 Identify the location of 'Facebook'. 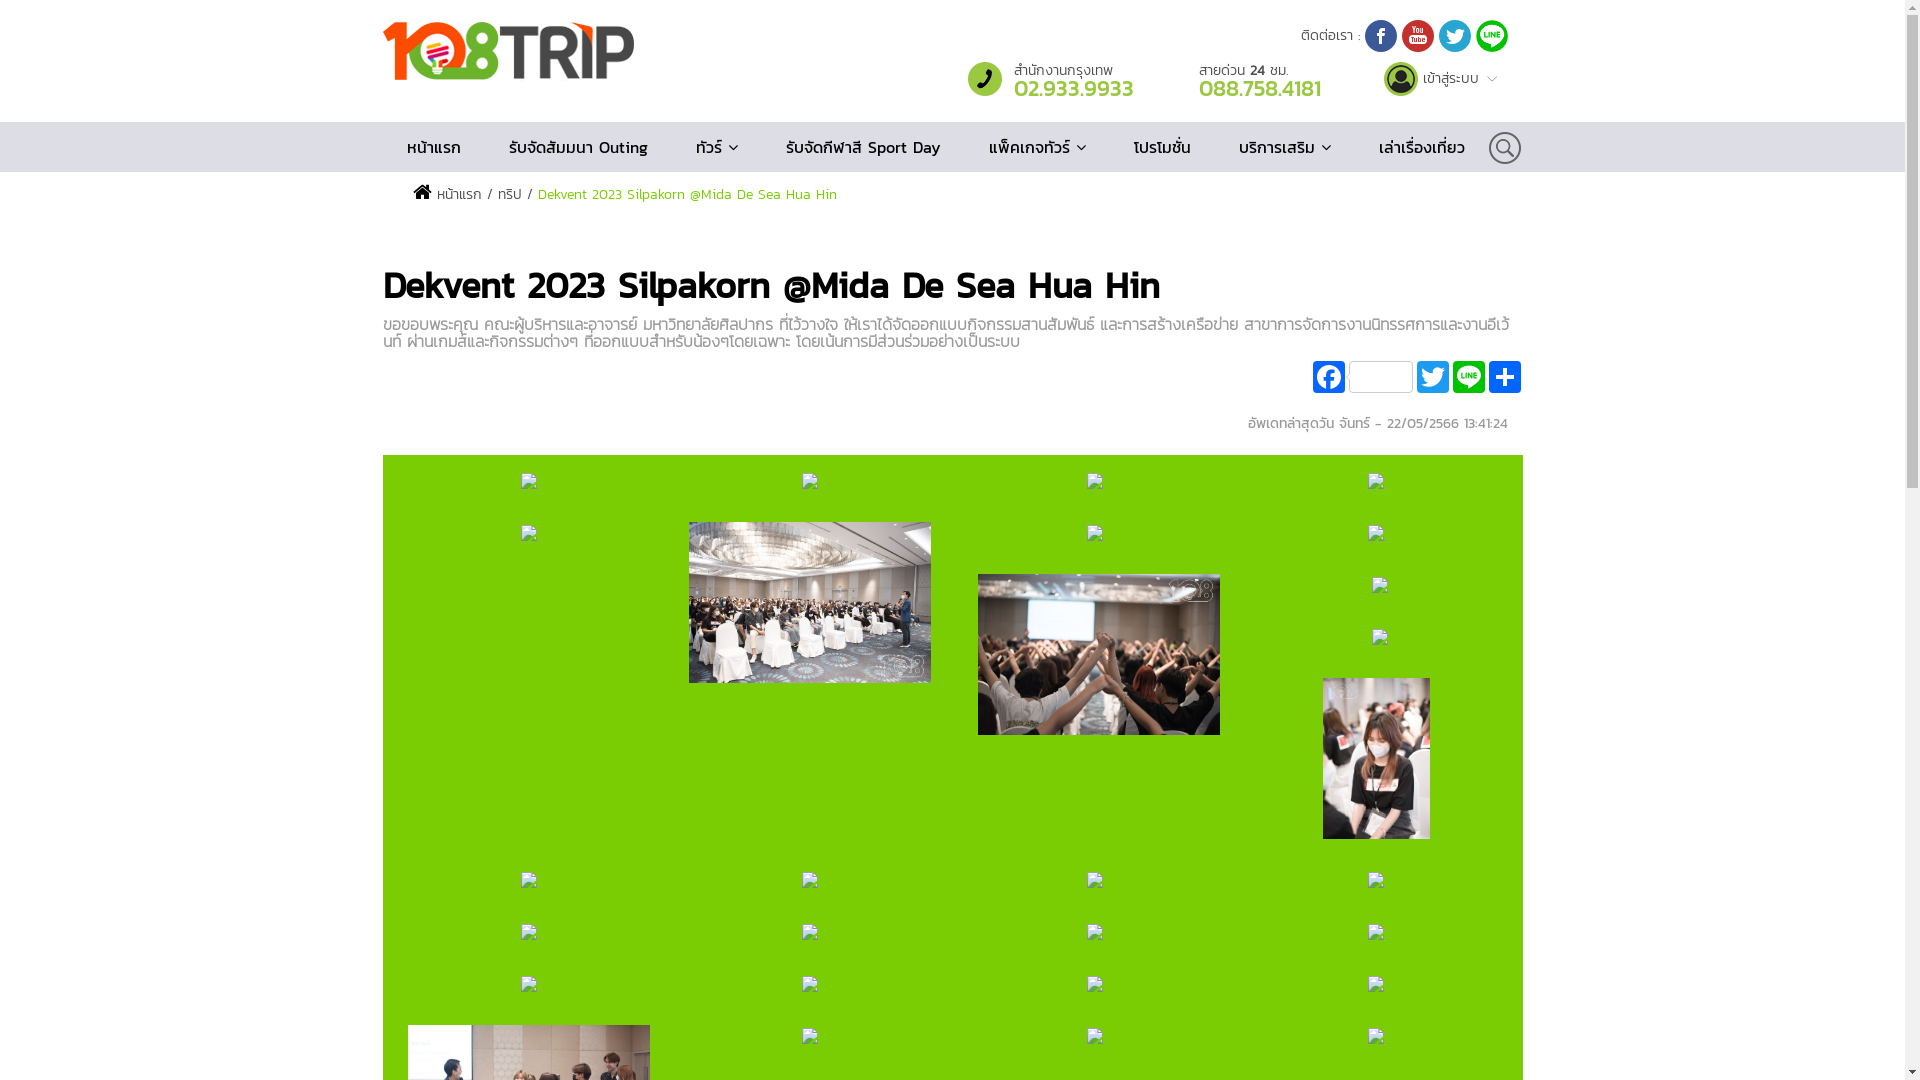
(1361, 377).